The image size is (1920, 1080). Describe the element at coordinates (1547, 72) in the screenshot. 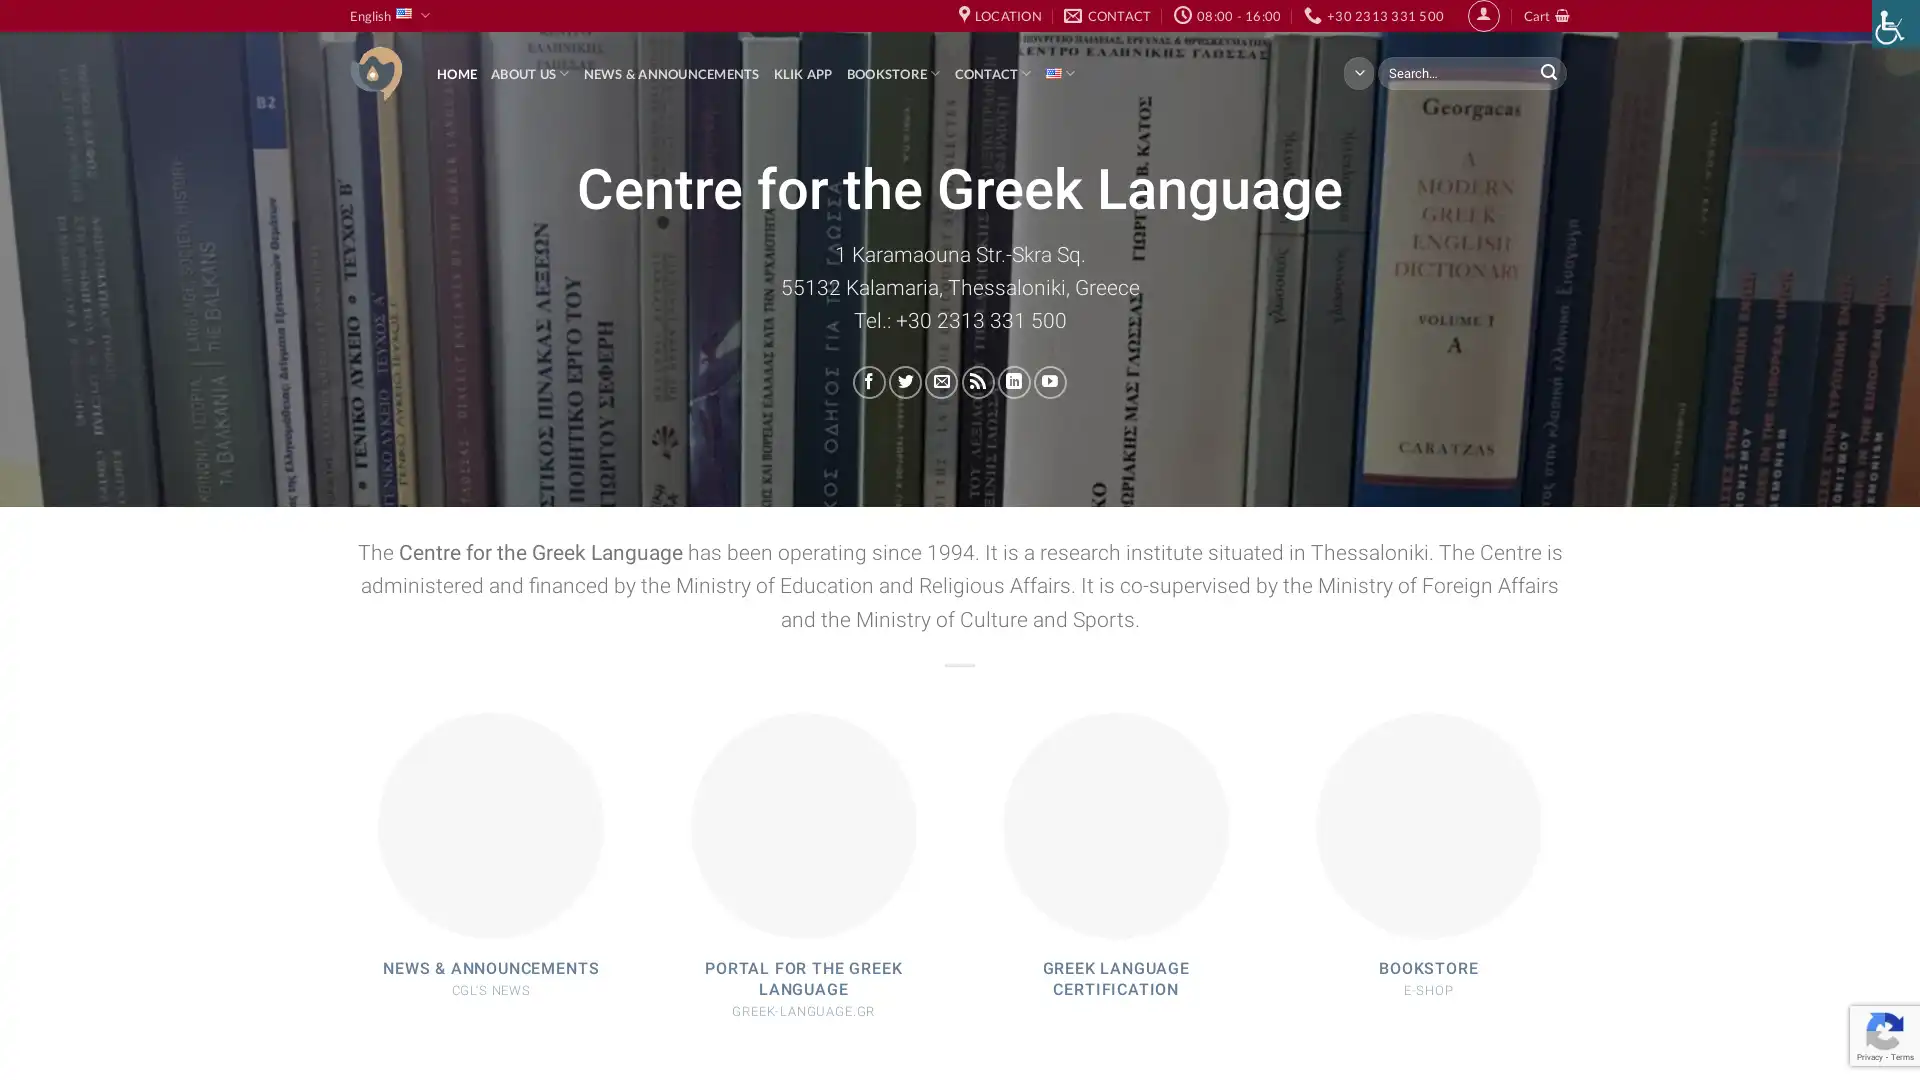

I see `Submit` at that location.